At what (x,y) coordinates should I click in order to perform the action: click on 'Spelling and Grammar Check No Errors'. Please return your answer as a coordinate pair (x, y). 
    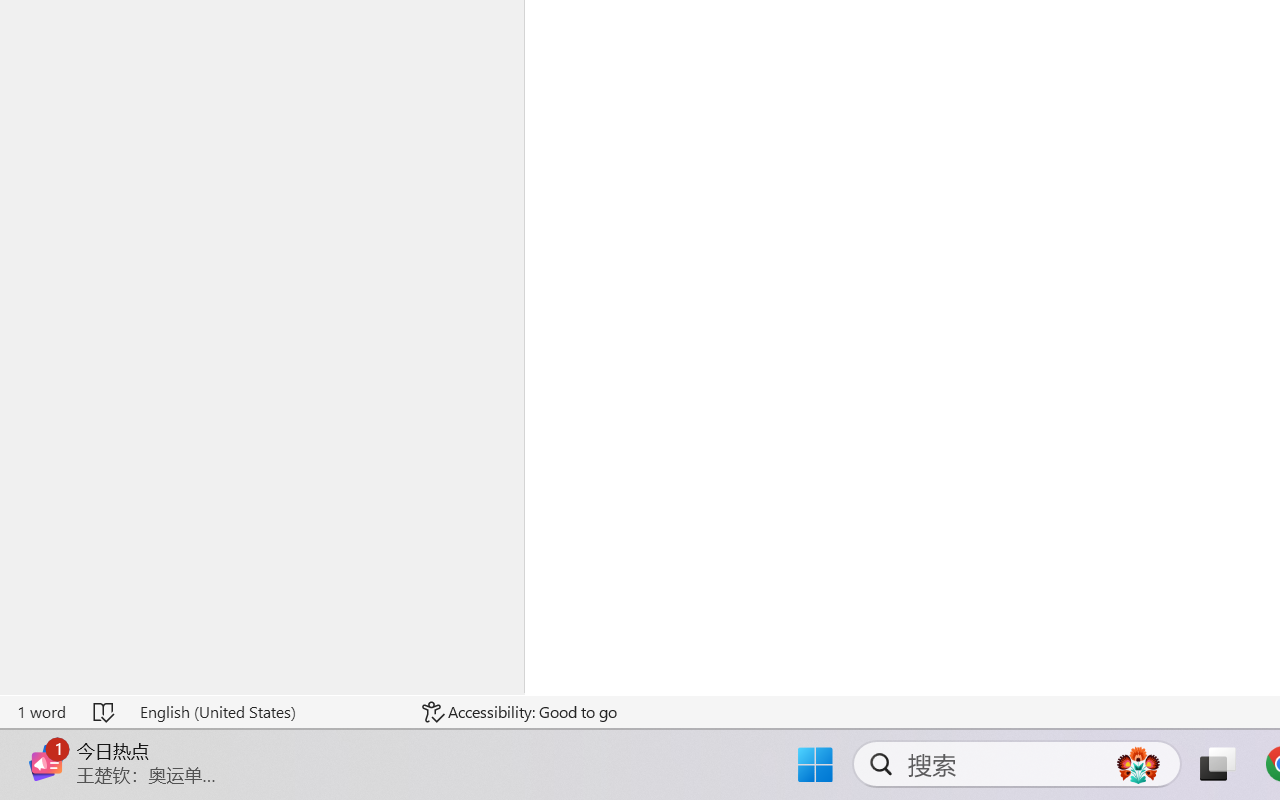
    Looking at the image, I should click on (104, 711).